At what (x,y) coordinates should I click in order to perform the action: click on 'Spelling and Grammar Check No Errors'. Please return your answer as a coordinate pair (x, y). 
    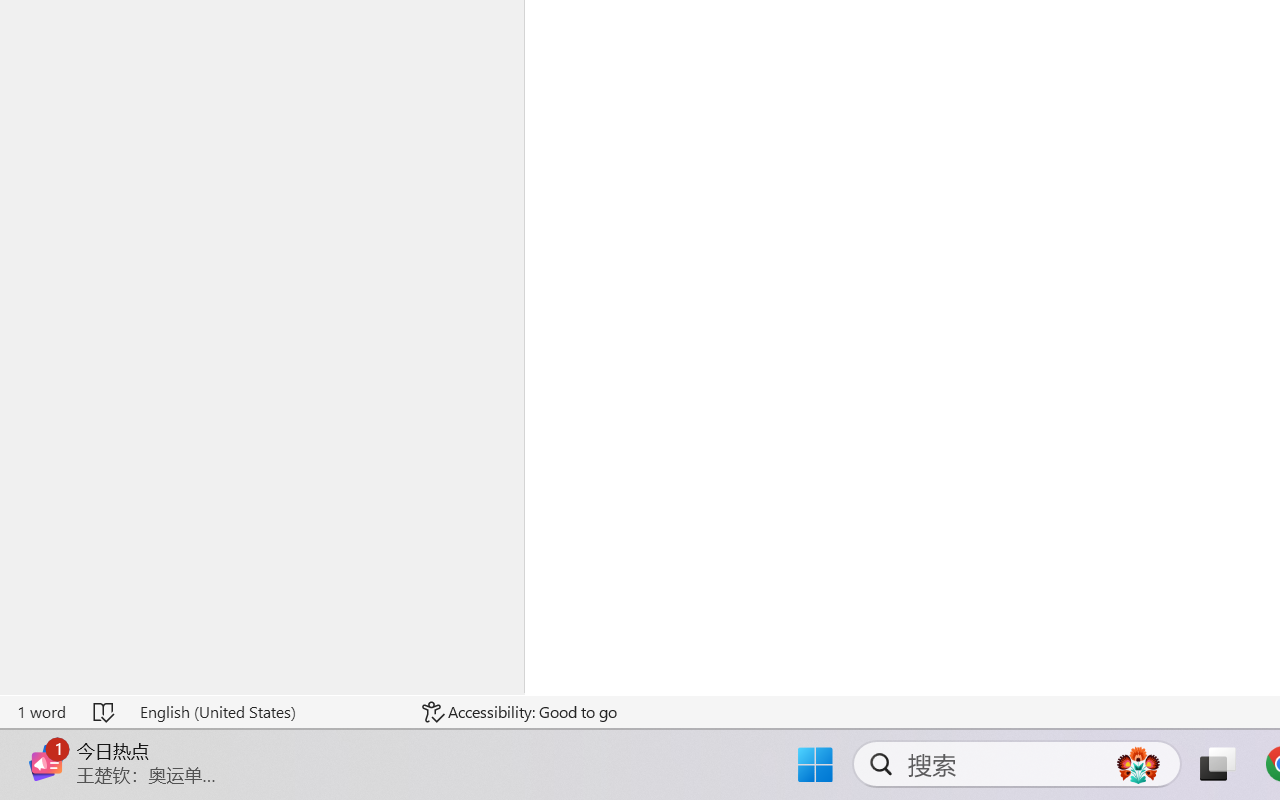
    Looking at the image, I should click on (104, 711).